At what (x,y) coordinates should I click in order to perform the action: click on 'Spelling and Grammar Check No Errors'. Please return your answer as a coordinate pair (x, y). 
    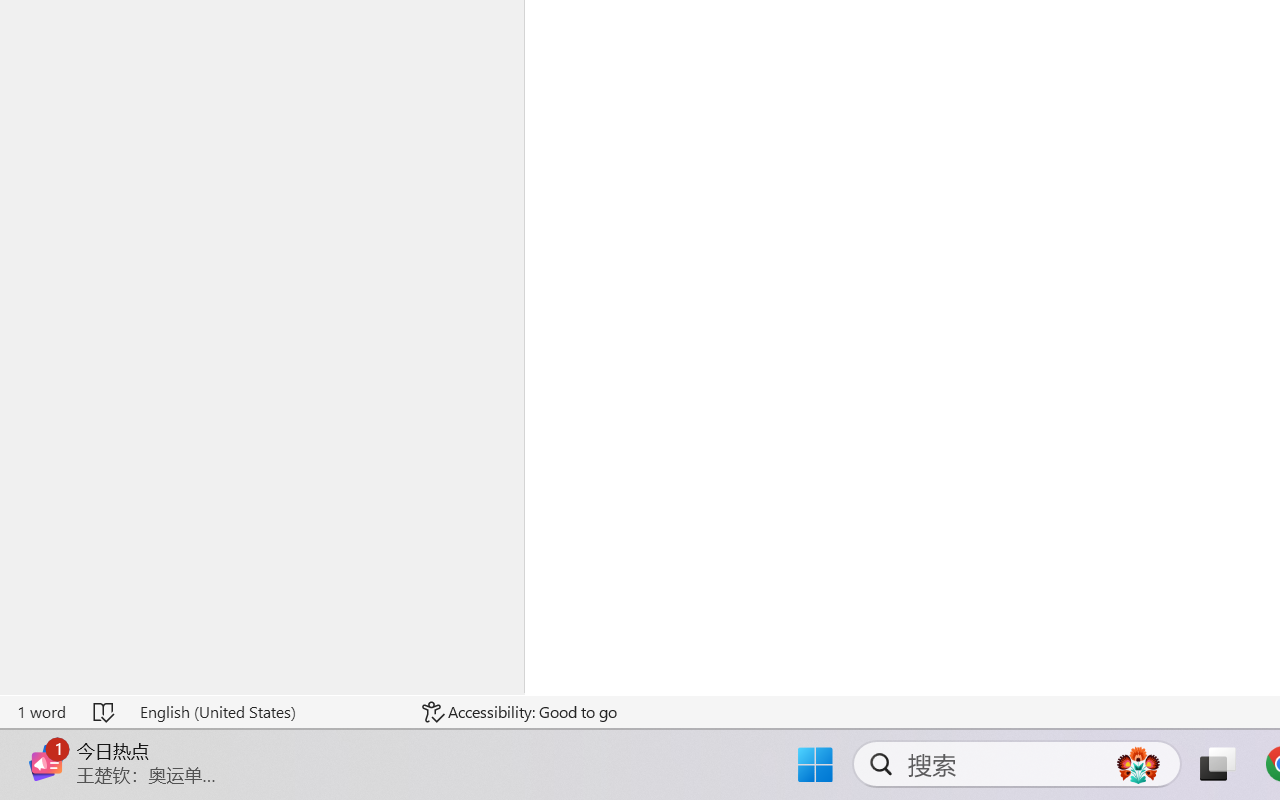
    Looking at the image, I should click on (104, 711).